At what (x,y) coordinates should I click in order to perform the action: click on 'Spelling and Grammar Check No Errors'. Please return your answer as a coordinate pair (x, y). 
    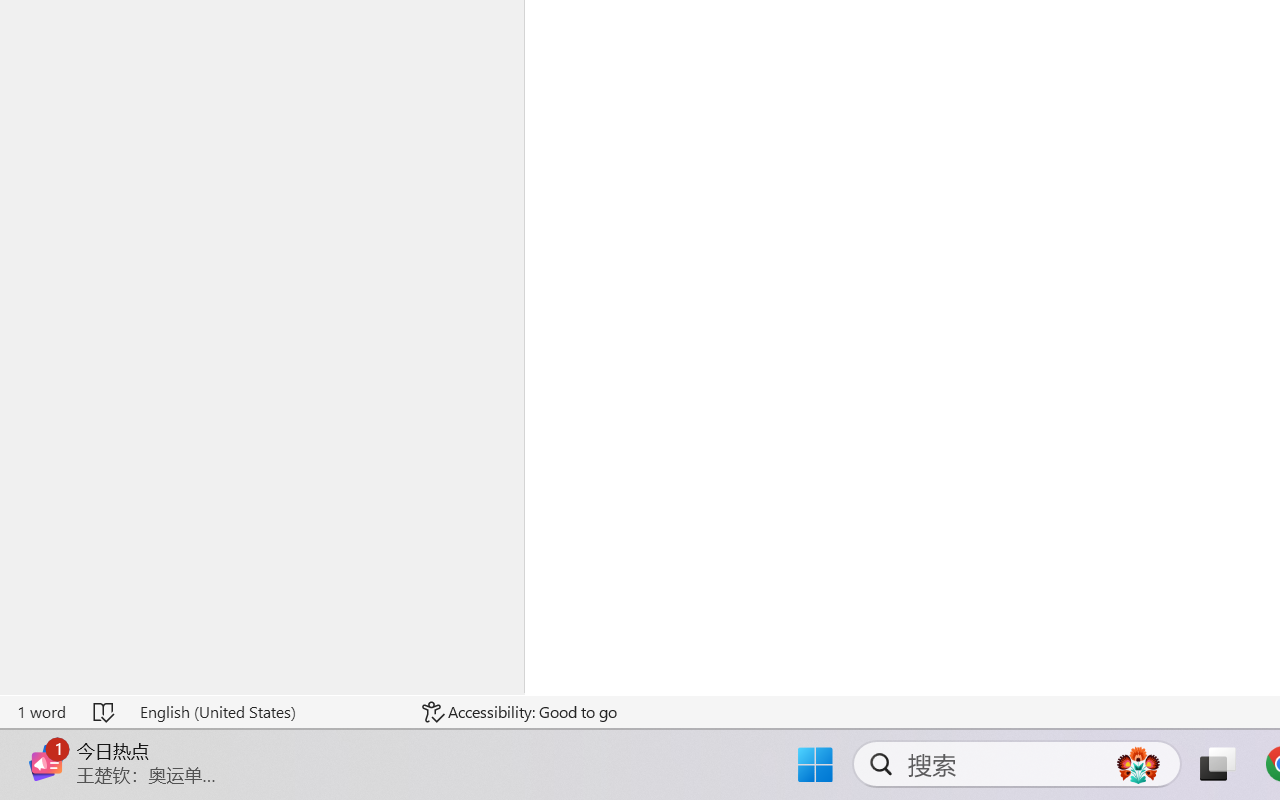
    Looking at the image, I should click on (104, 711).